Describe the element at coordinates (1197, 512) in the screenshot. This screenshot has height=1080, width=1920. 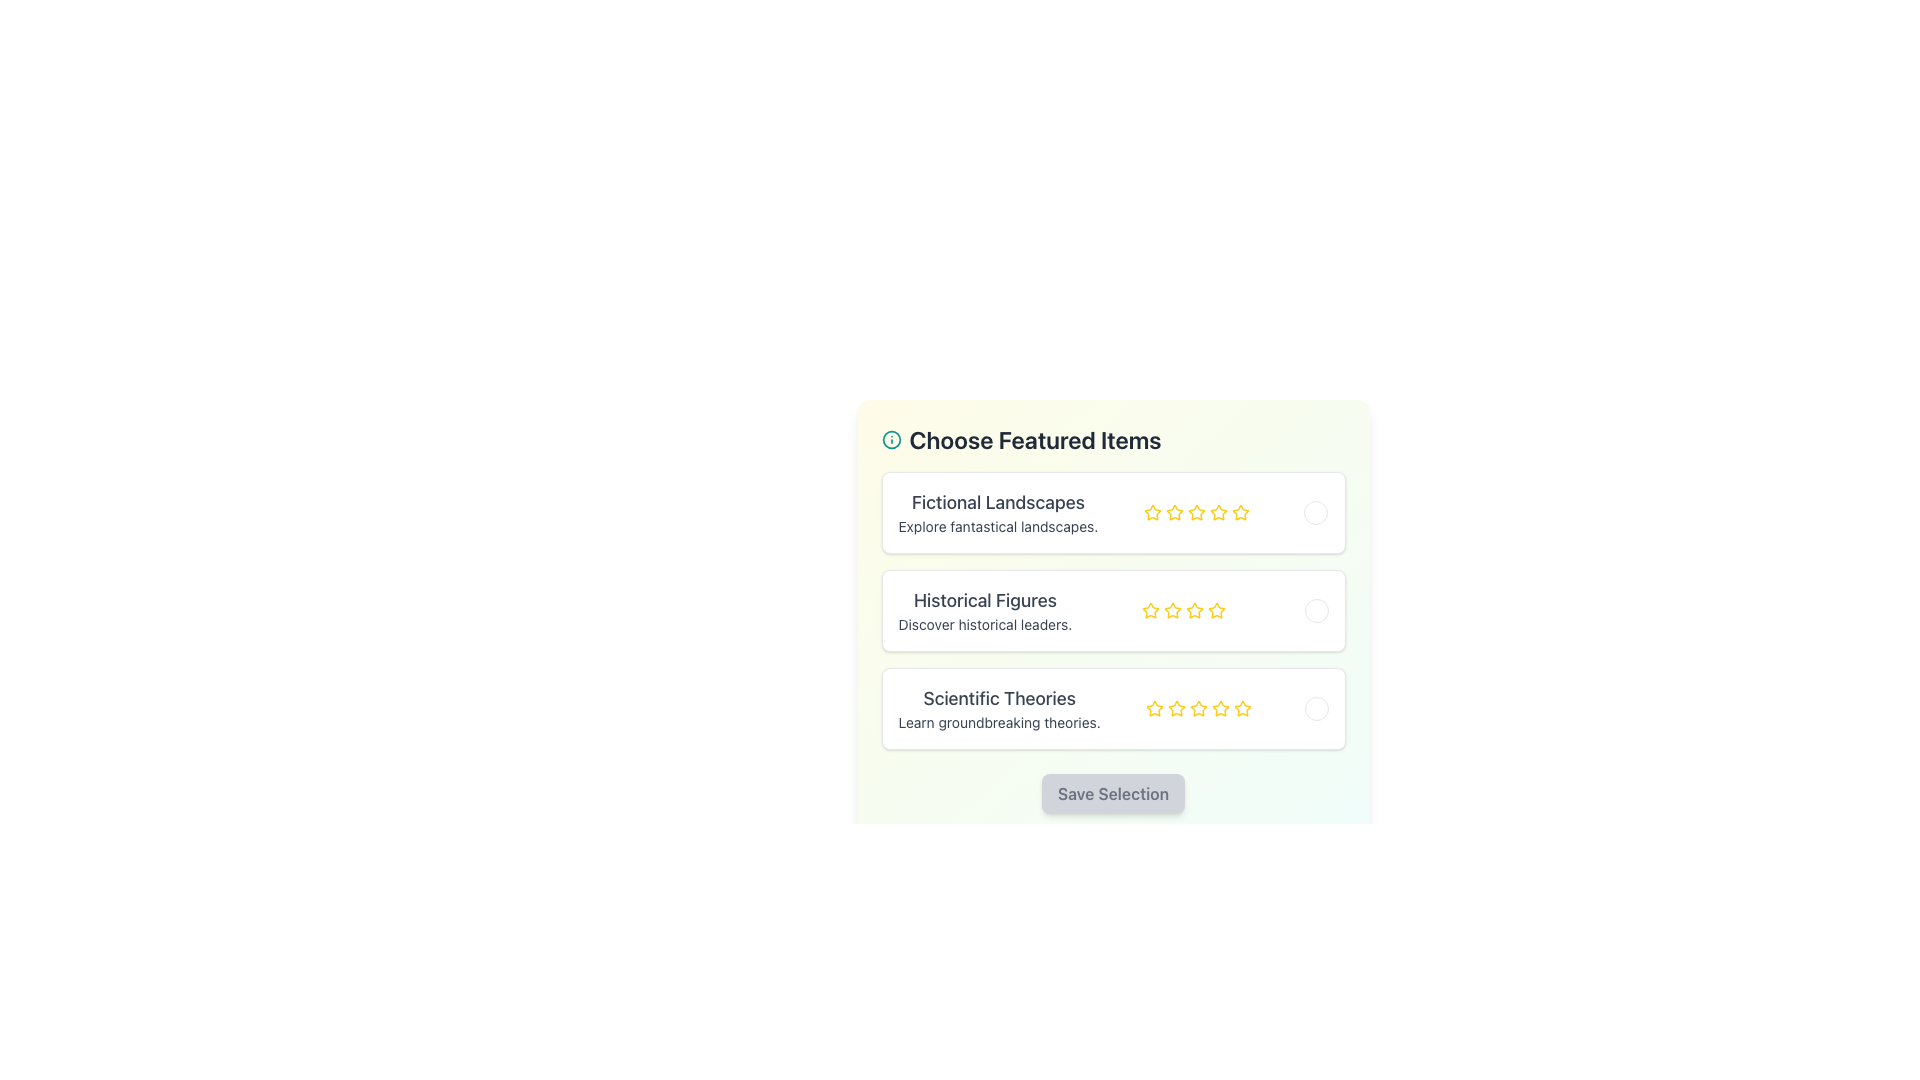
I see `the third star icon in the rating interface, located to the right of 'Fictional Landscapes'` at that location.